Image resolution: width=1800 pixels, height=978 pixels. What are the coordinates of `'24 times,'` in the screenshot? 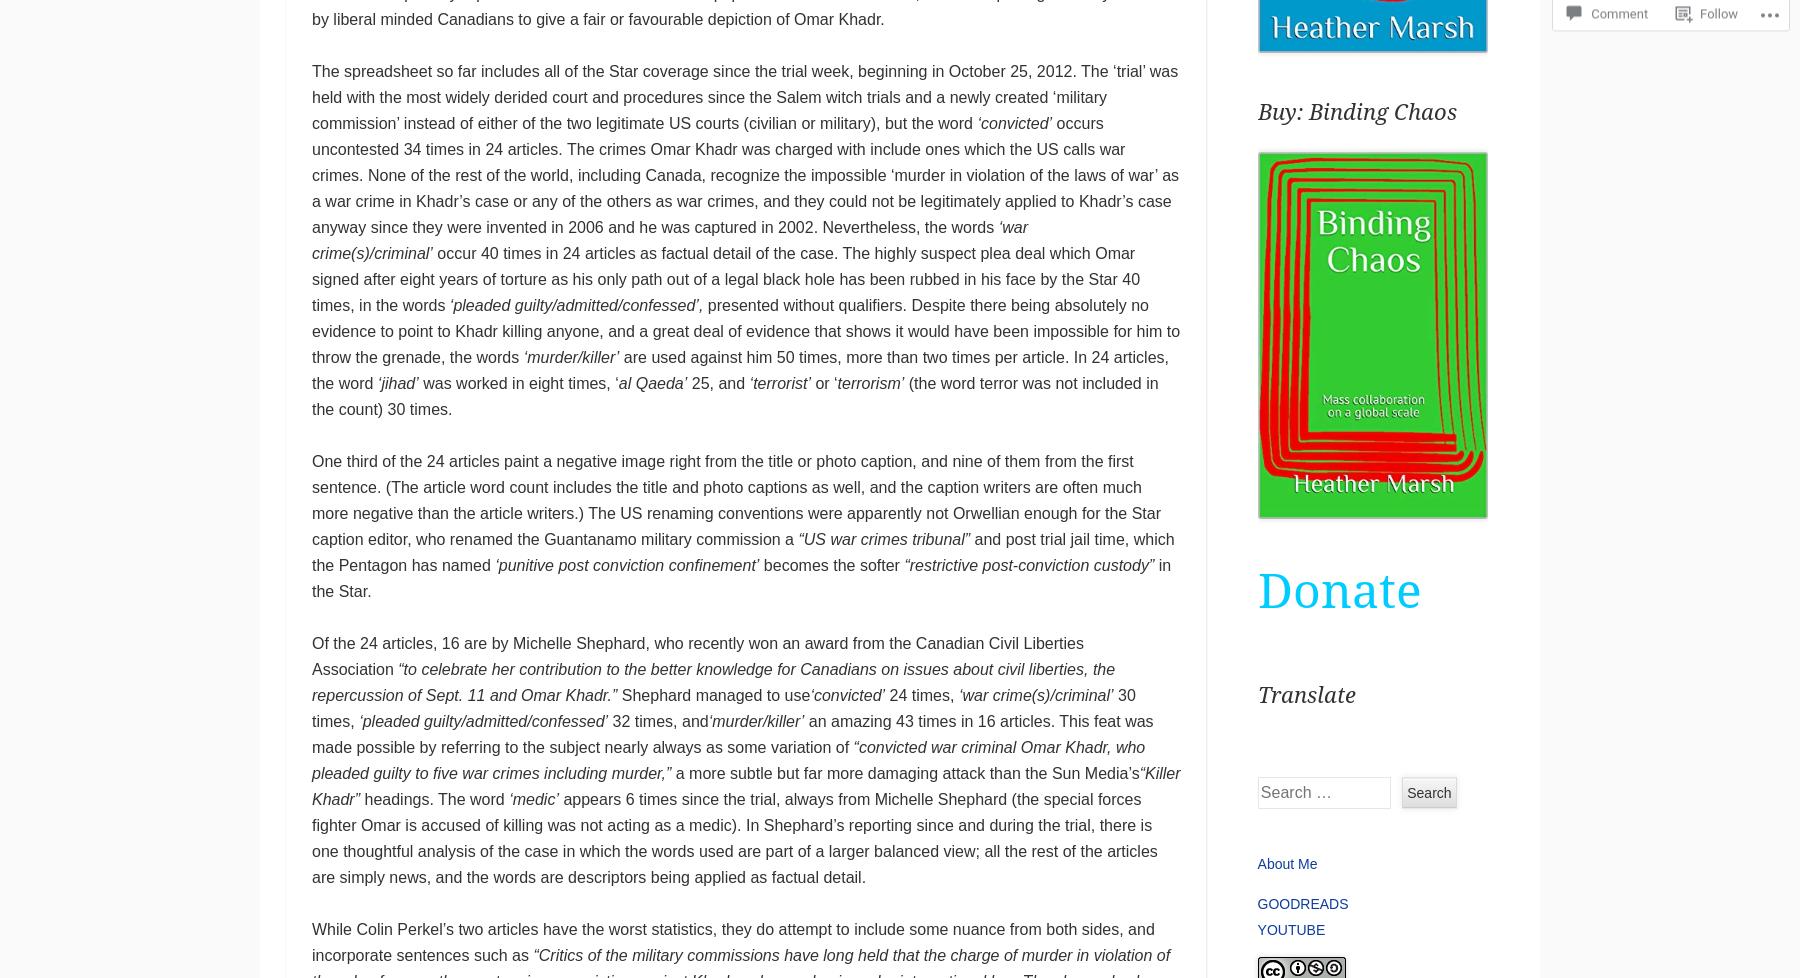 It's located at (885, 695).